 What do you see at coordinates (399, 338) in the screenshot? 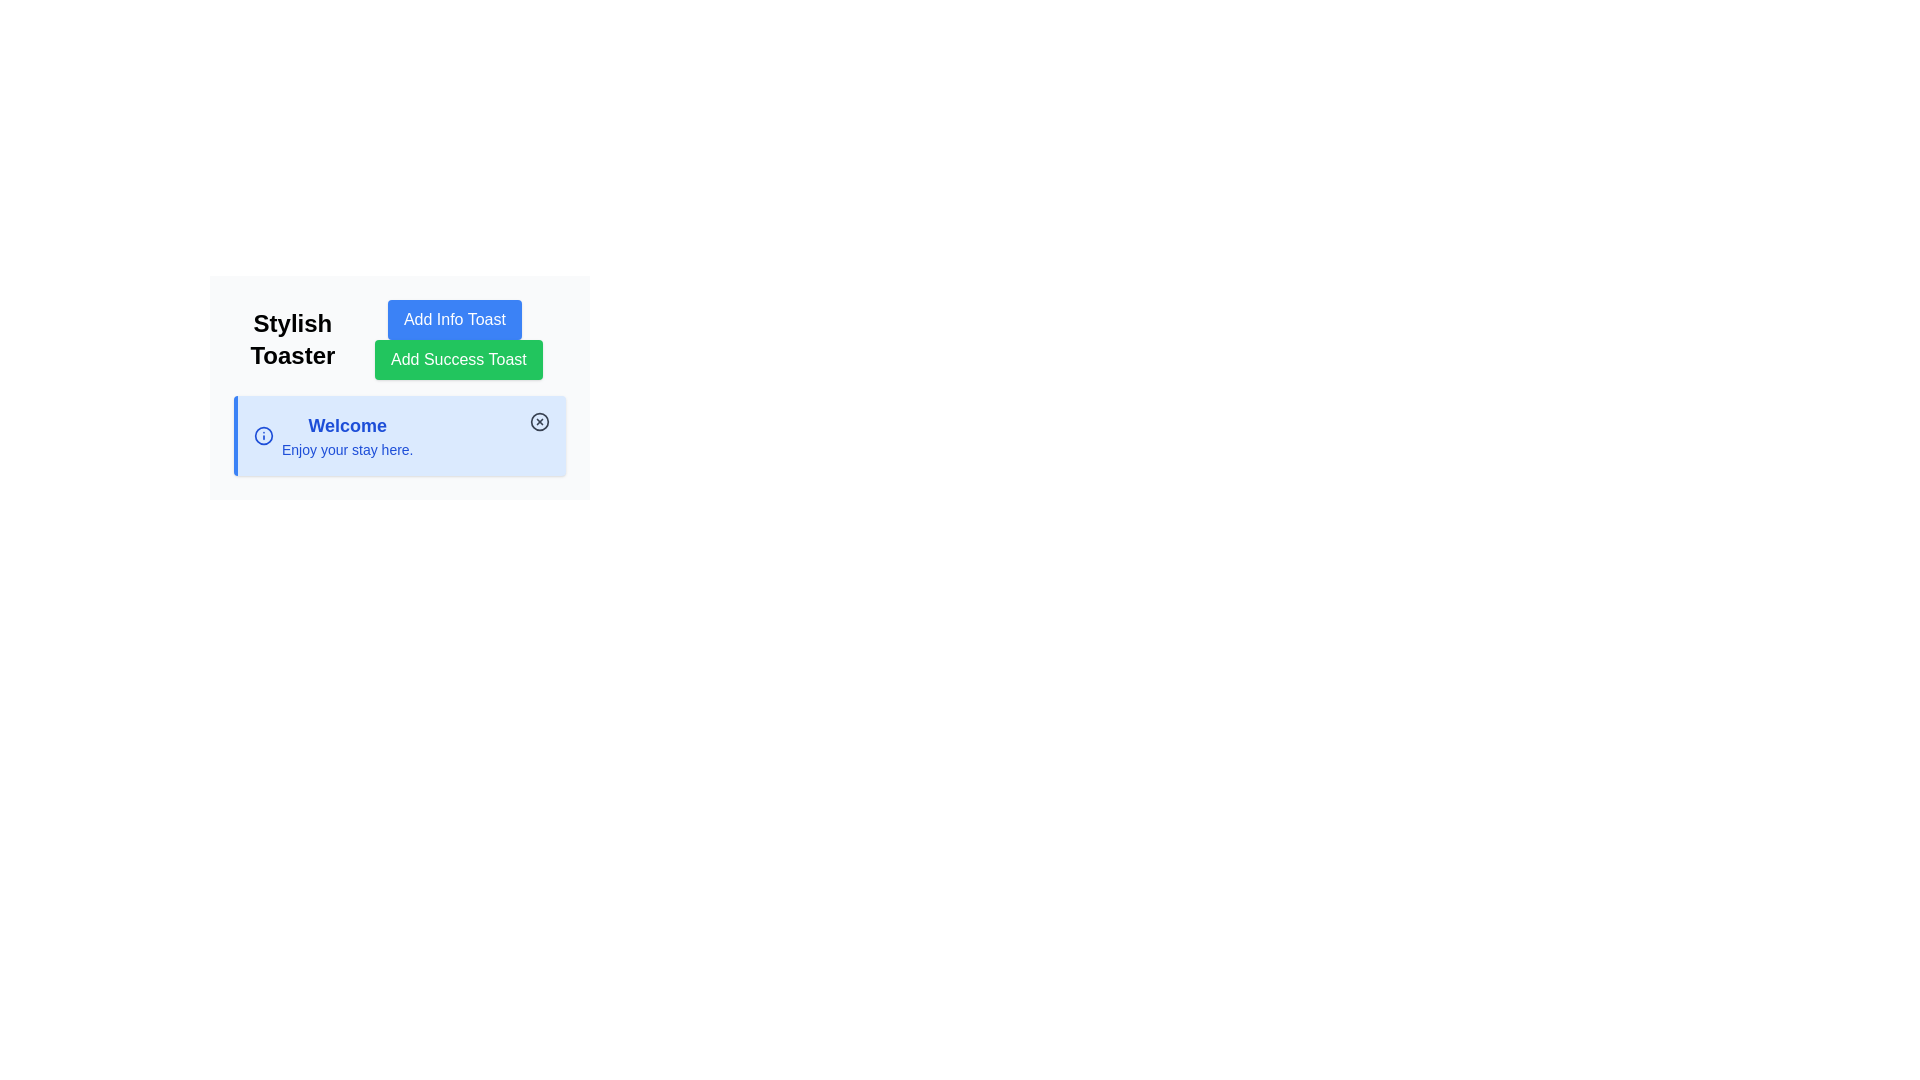
I see `the button group containing the 'Add Info Toast' and 'Add Success Toast' buttons with blue and green backgrounds respectively, to observe the hover effect` at bounding box center [399, 338].